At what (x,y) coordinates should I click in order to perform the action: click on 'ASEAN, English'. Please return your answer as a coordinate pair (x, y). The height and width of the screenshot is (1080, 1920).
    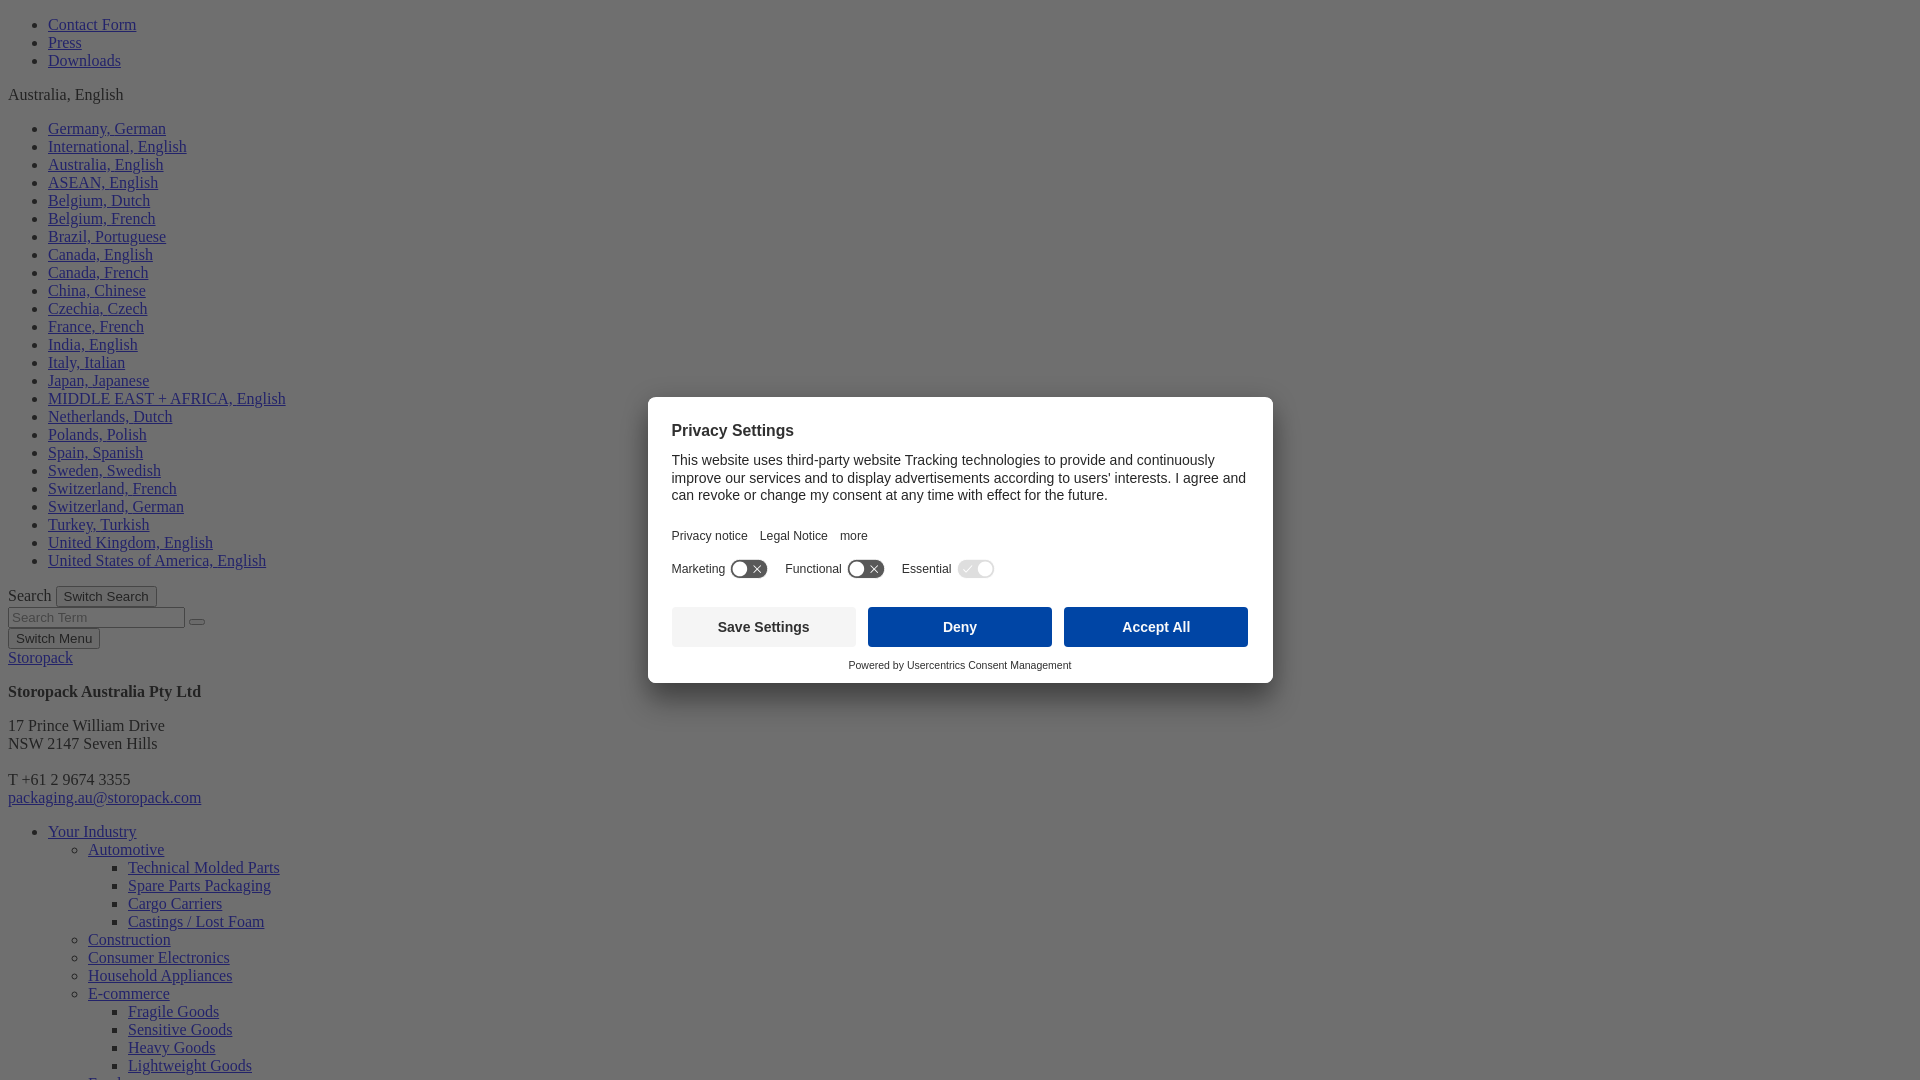
    Looking at the image, I should click on (101, 182).